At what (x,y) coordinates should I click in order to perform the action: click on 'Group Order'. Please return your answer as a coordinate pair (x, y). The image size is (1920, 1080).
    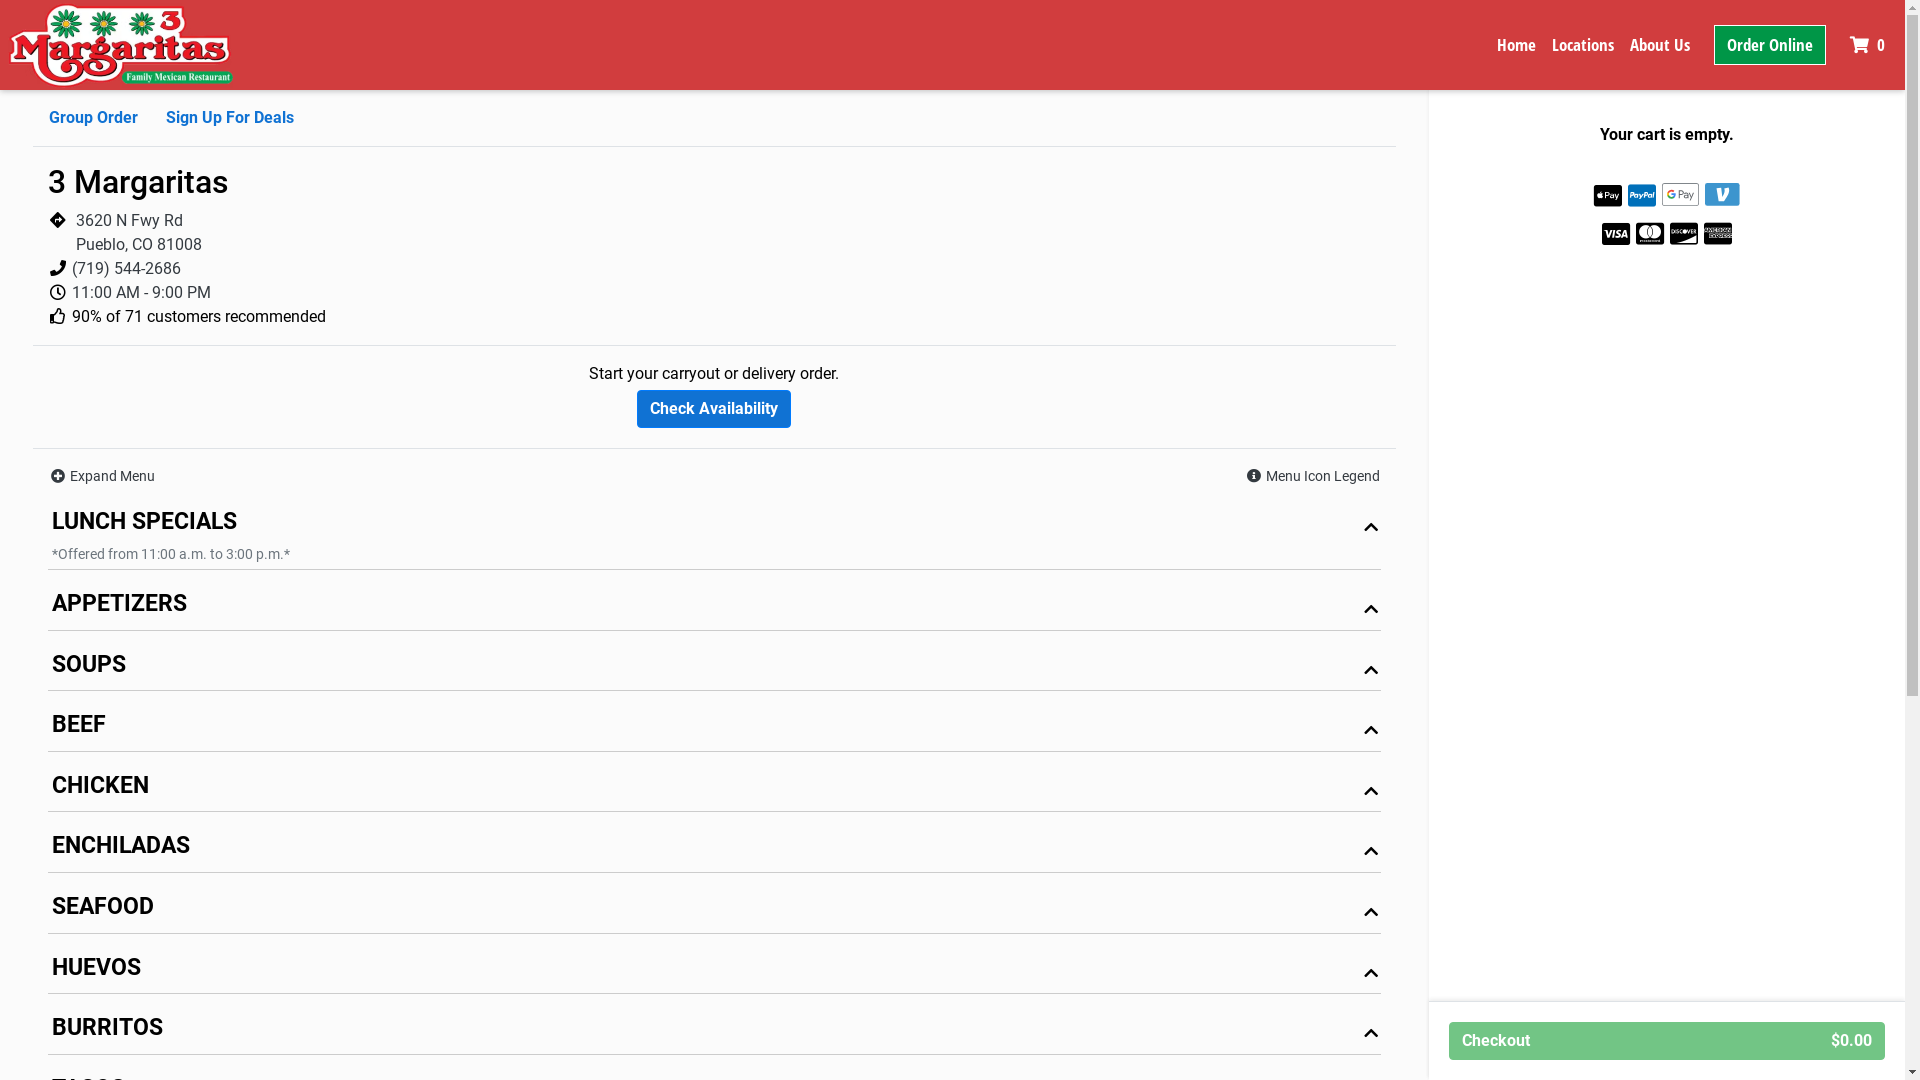
    Looking at the image, I should click on (92, 118).